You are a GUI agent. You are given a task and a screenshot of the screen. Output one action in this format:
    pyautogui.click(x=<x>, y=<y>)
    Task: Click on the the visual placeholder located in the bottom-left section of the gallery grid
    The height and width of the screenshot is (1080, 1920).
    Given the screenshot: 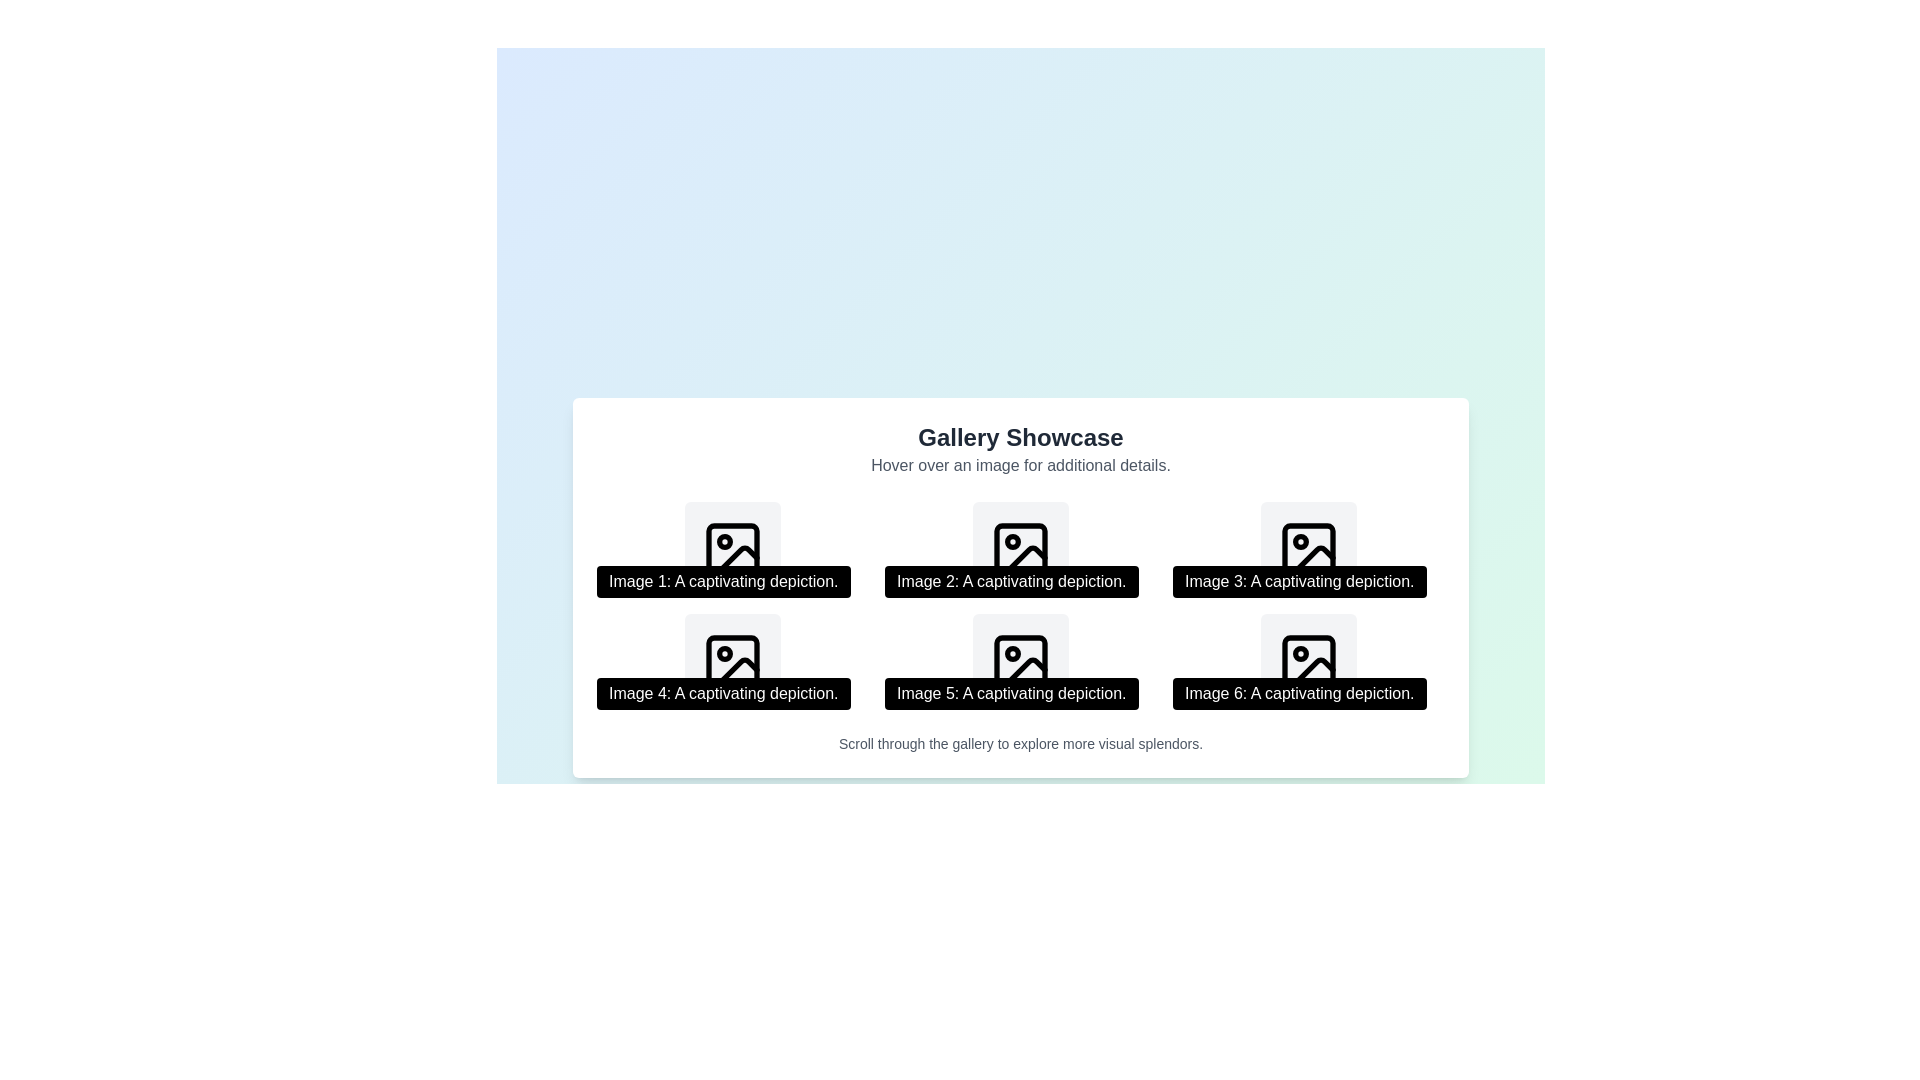 What is the action you would take?
    pyautogui.click(x=732, y=662)
    